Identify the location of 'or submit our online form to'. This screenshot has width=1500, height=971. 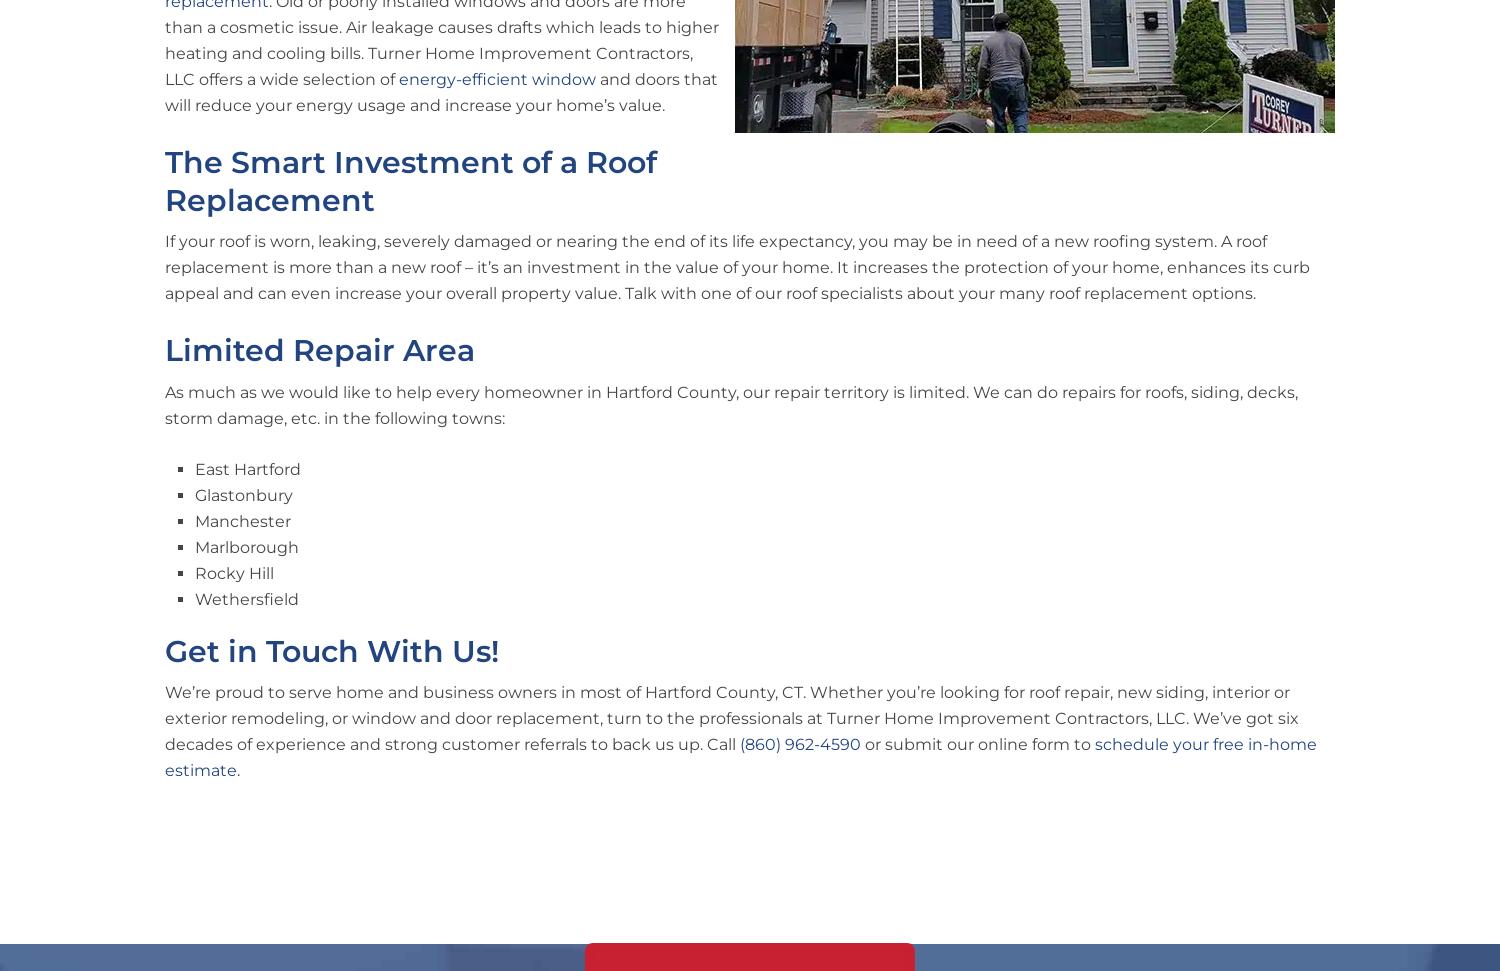
(977, 743).